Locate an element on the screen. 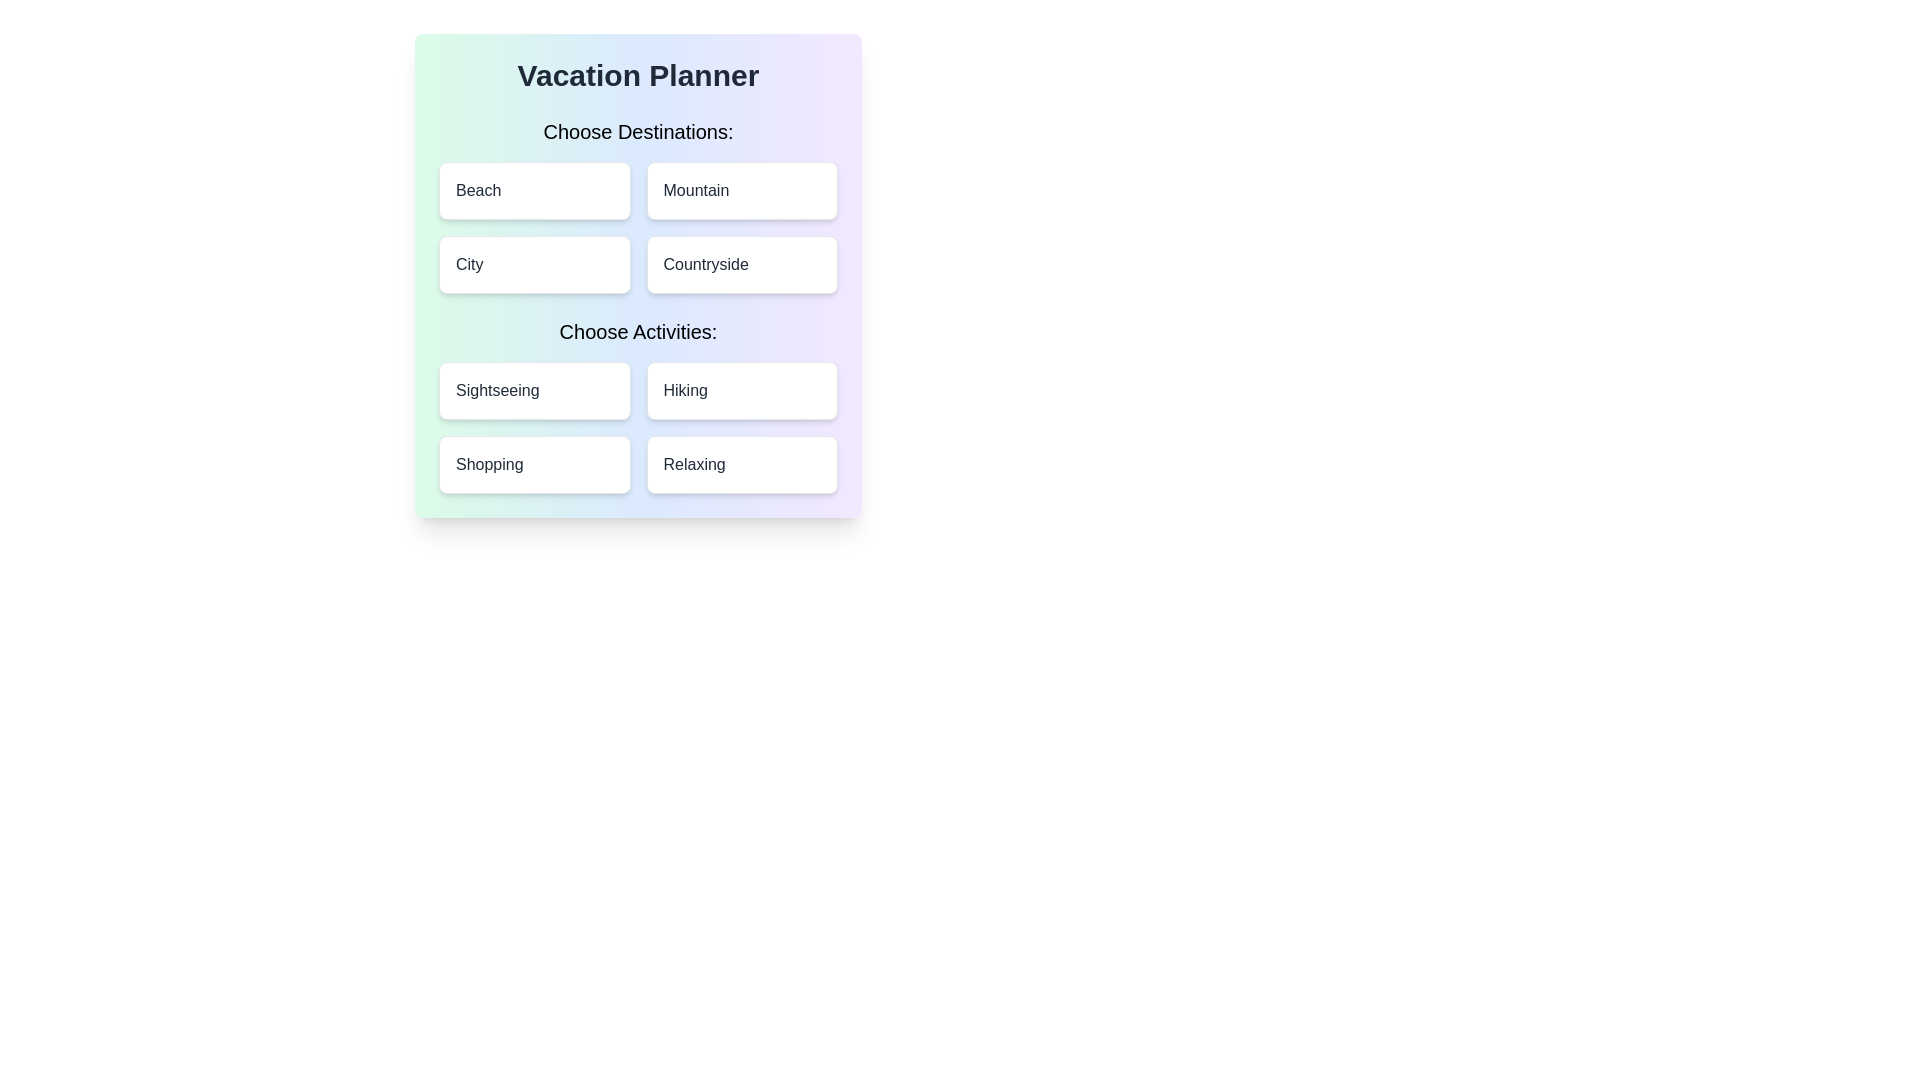 The height and width of the screenshot is (1080, 1920). the 'Countryside' option in the second row and second column of the 'Choose Destinations' section in the 'Vacation Planner' interface is located at coordinates (706, 264).